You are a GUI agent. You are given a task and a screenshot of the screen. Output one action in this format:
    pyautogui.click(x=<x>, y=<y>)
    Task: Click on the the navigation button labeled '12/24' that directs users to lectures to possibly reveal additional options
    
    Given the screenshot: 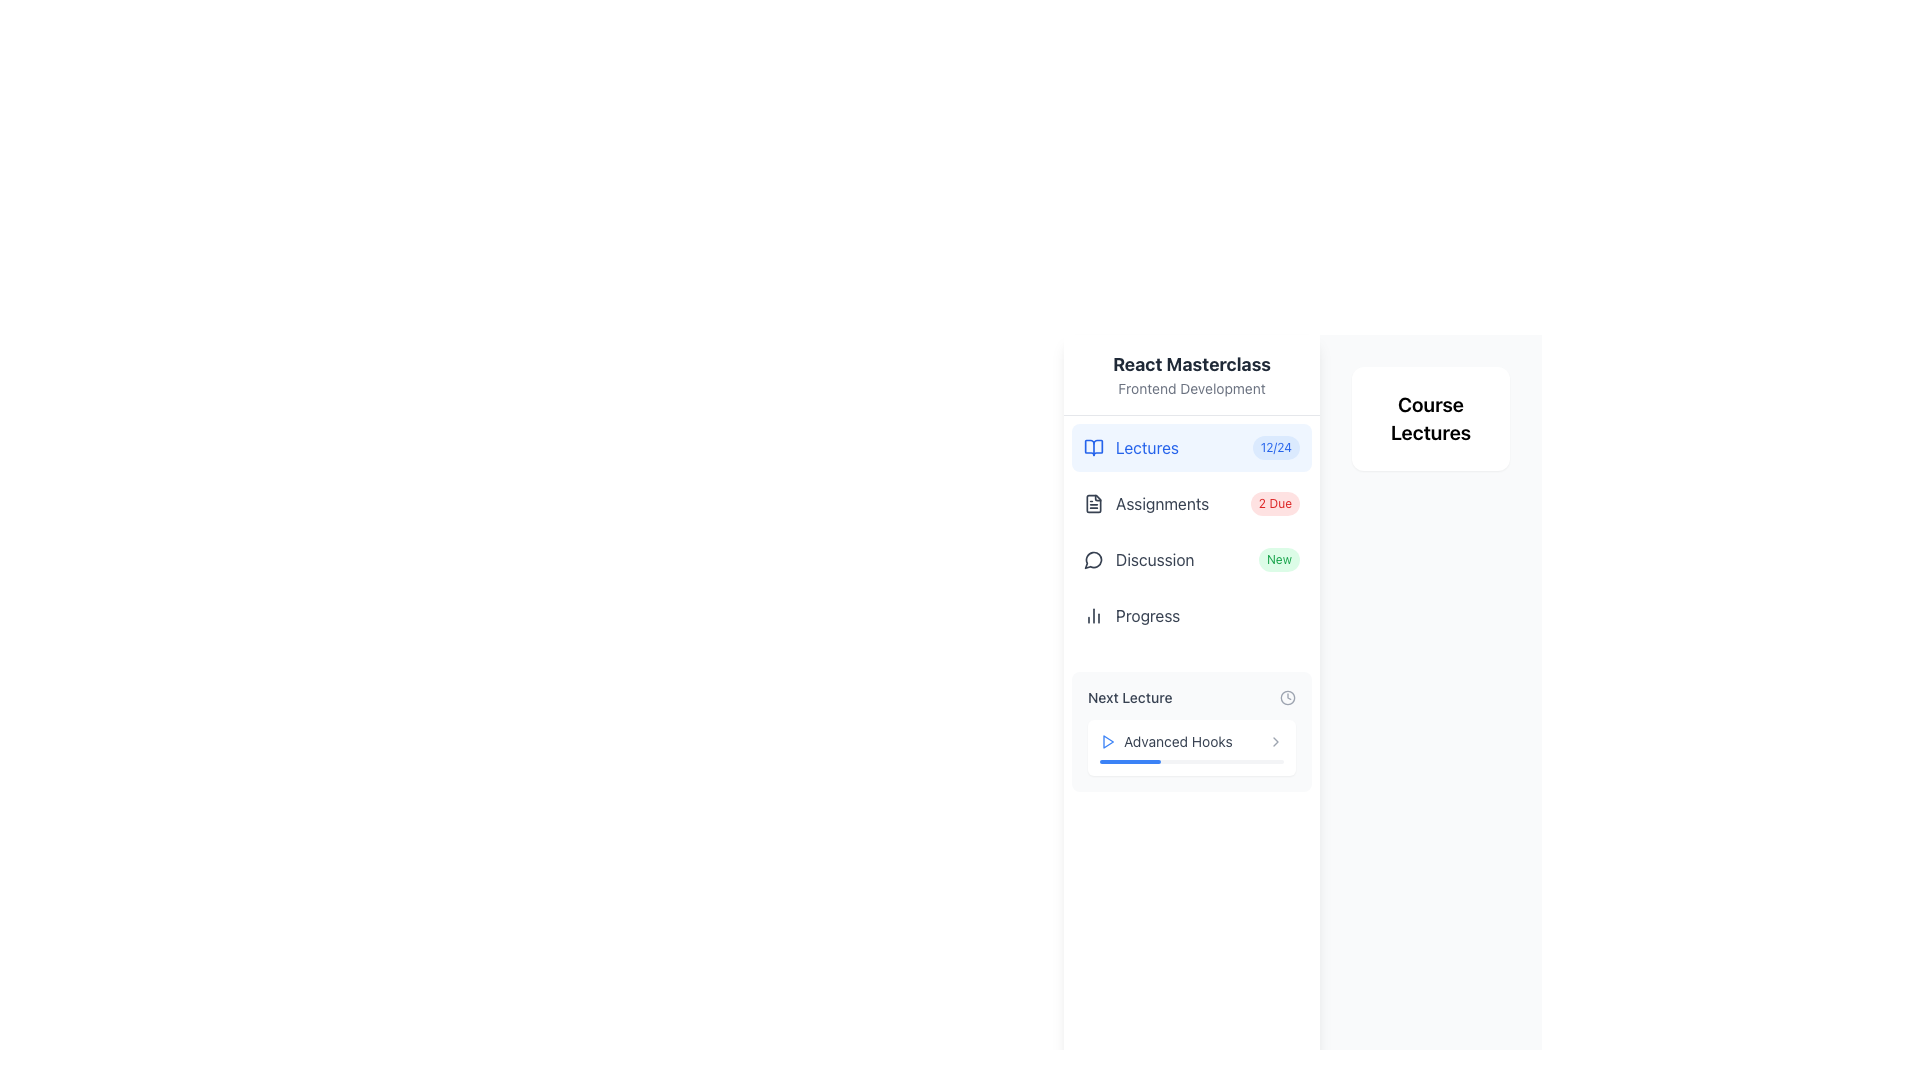 What is the action you would take?
    pyautogui.click(x=1191, y=446)
    